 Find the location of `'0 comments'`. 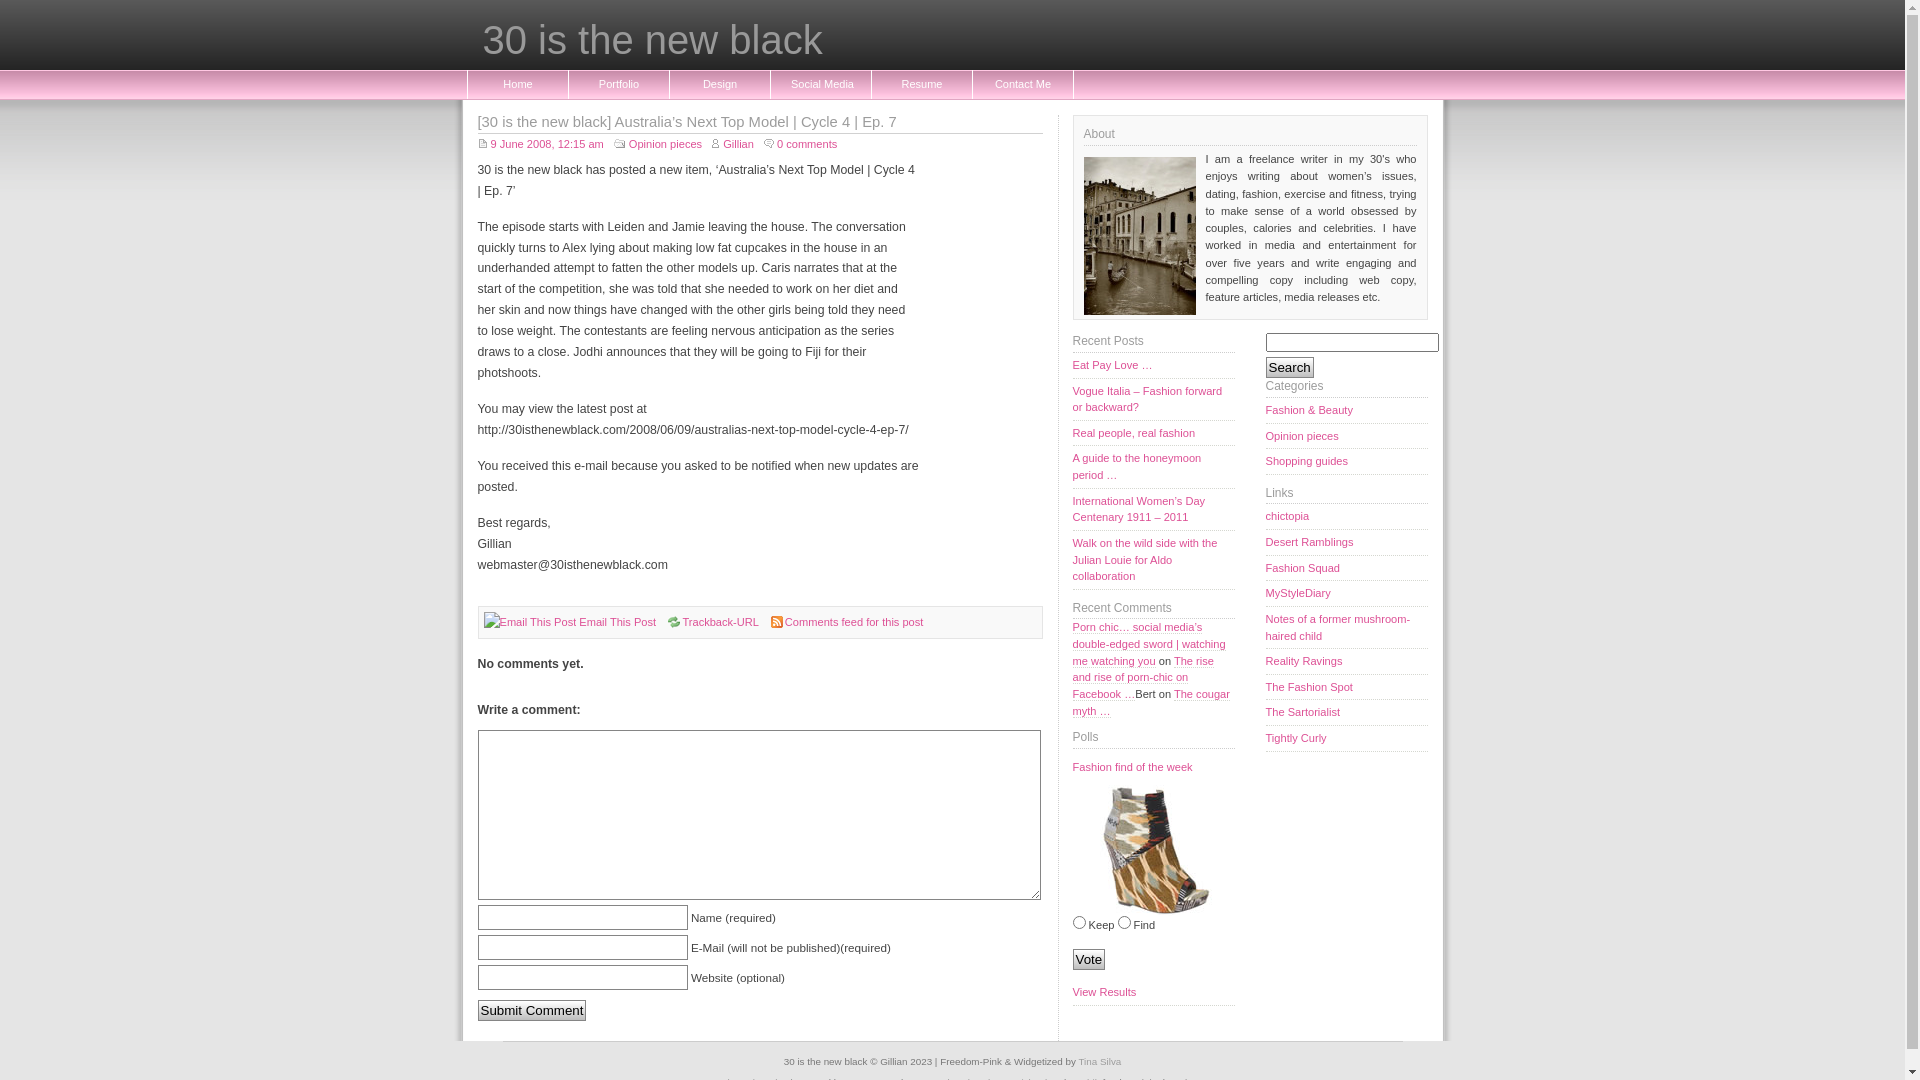

'0 comments' is located at coordinates (800, 142).